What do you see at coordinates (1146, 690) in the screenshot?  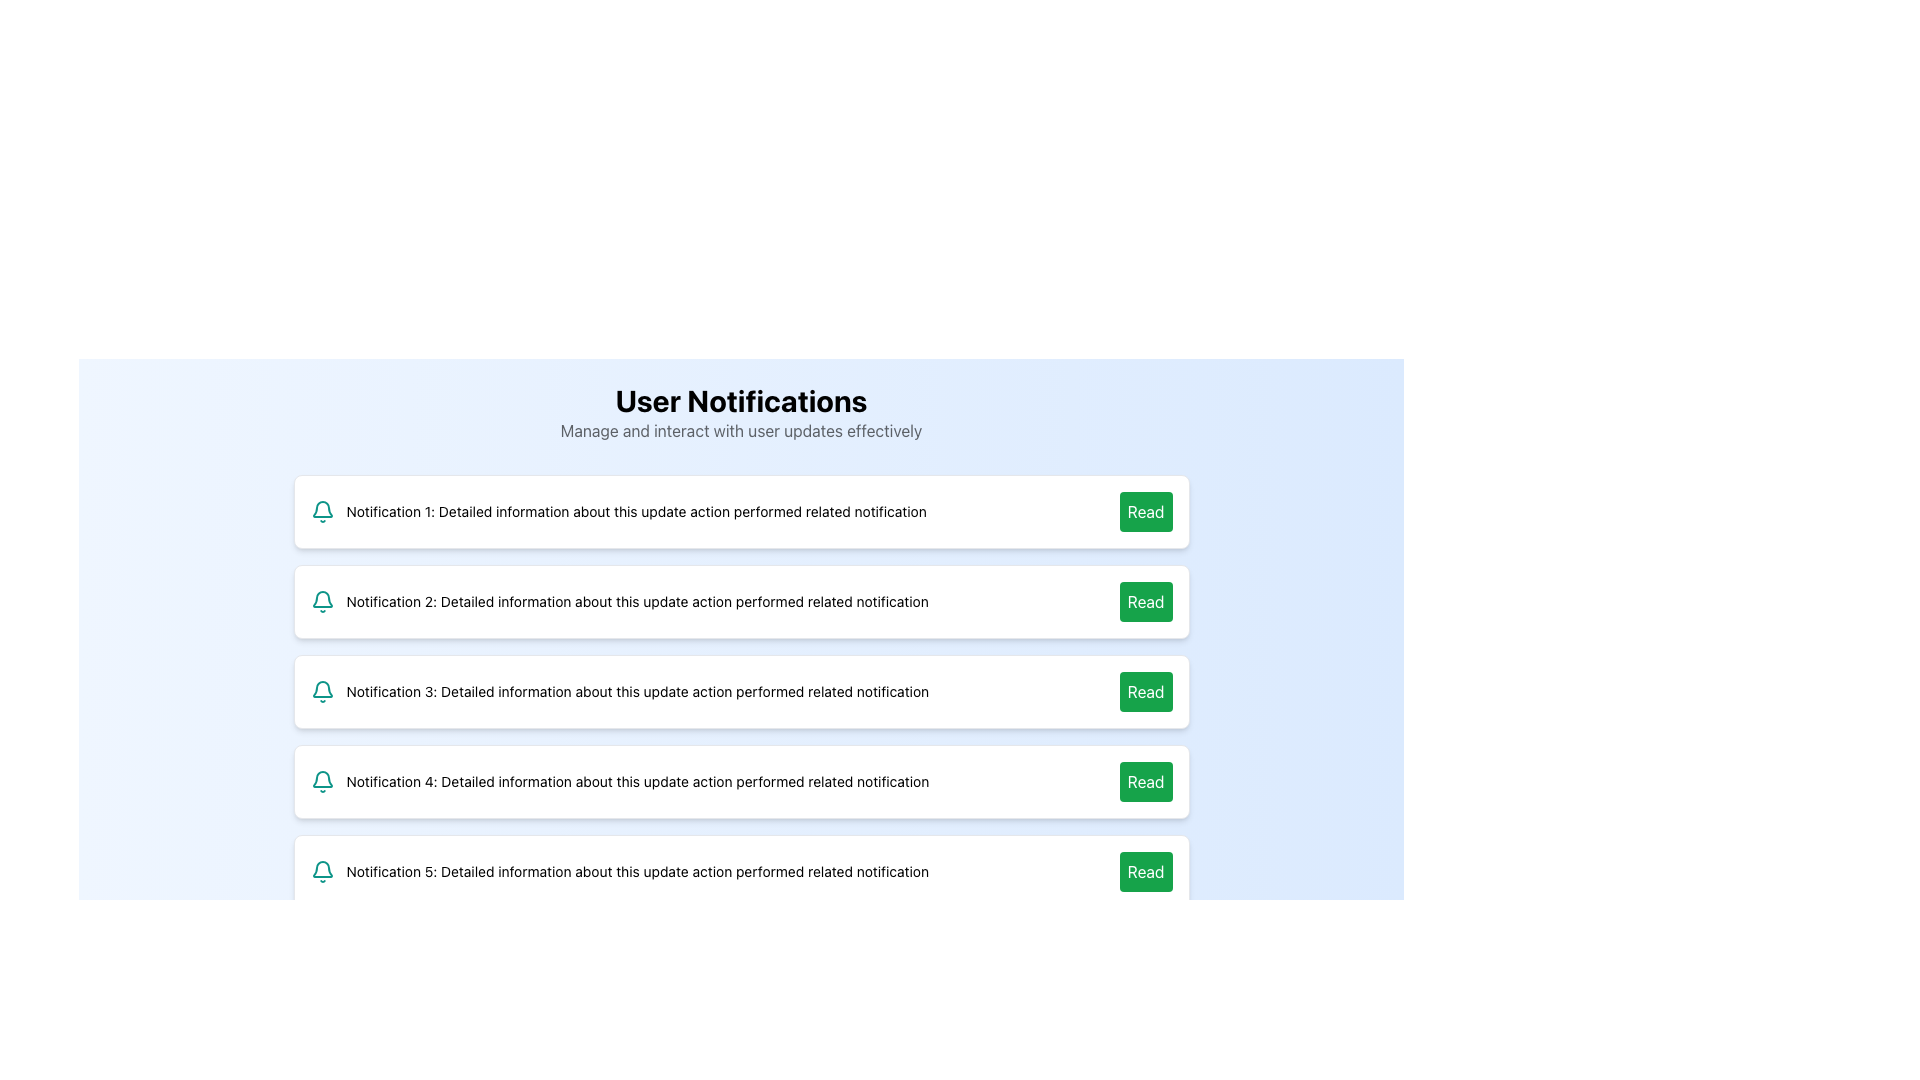 I see `the button aligned to the right side of Notification 3 to mark the notification as read` at bounding box center [1146, 690].